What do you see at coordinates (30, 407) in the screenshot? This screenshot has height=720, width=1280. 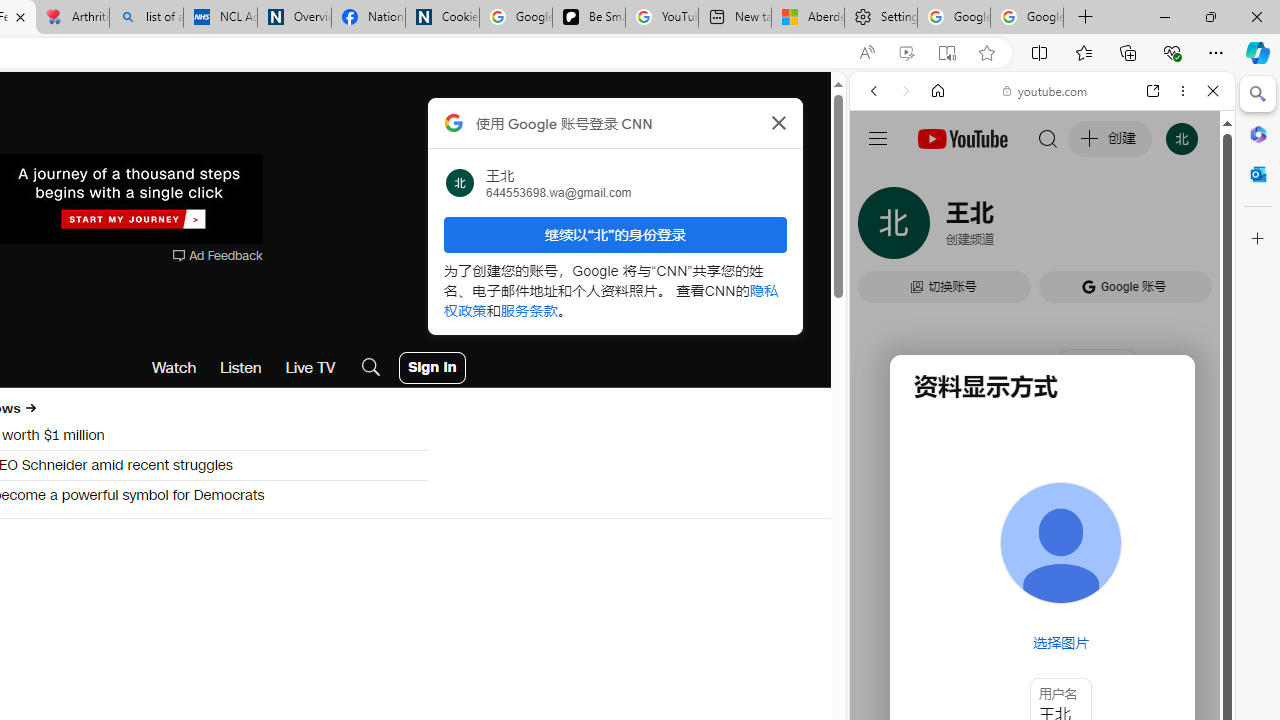 I see `'Class: right-arrow'` at bounding box center [30, 407].